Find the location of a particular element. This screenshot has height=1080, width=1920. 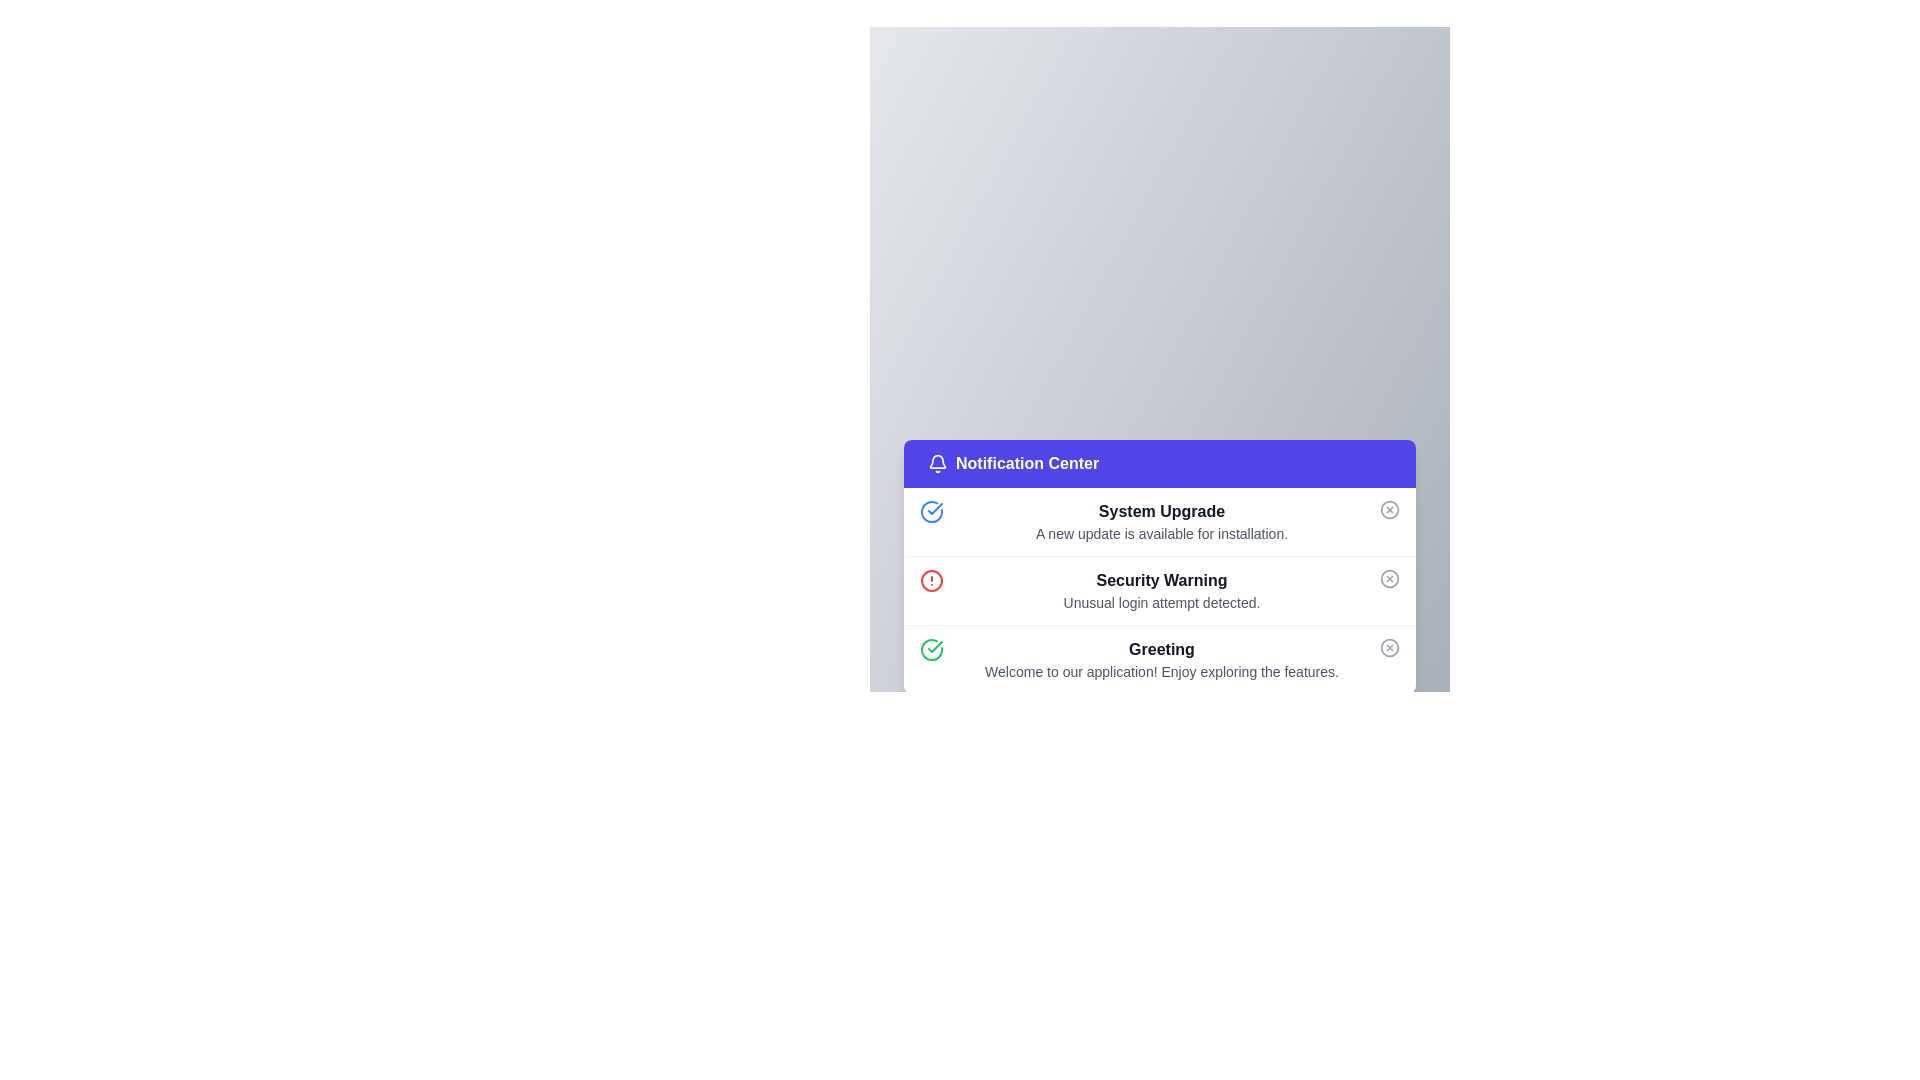

the success indicator icon located within the 'Greeting' item in the notifications list, positioned on the left side of the item's row is located at coordinates (934, 508).